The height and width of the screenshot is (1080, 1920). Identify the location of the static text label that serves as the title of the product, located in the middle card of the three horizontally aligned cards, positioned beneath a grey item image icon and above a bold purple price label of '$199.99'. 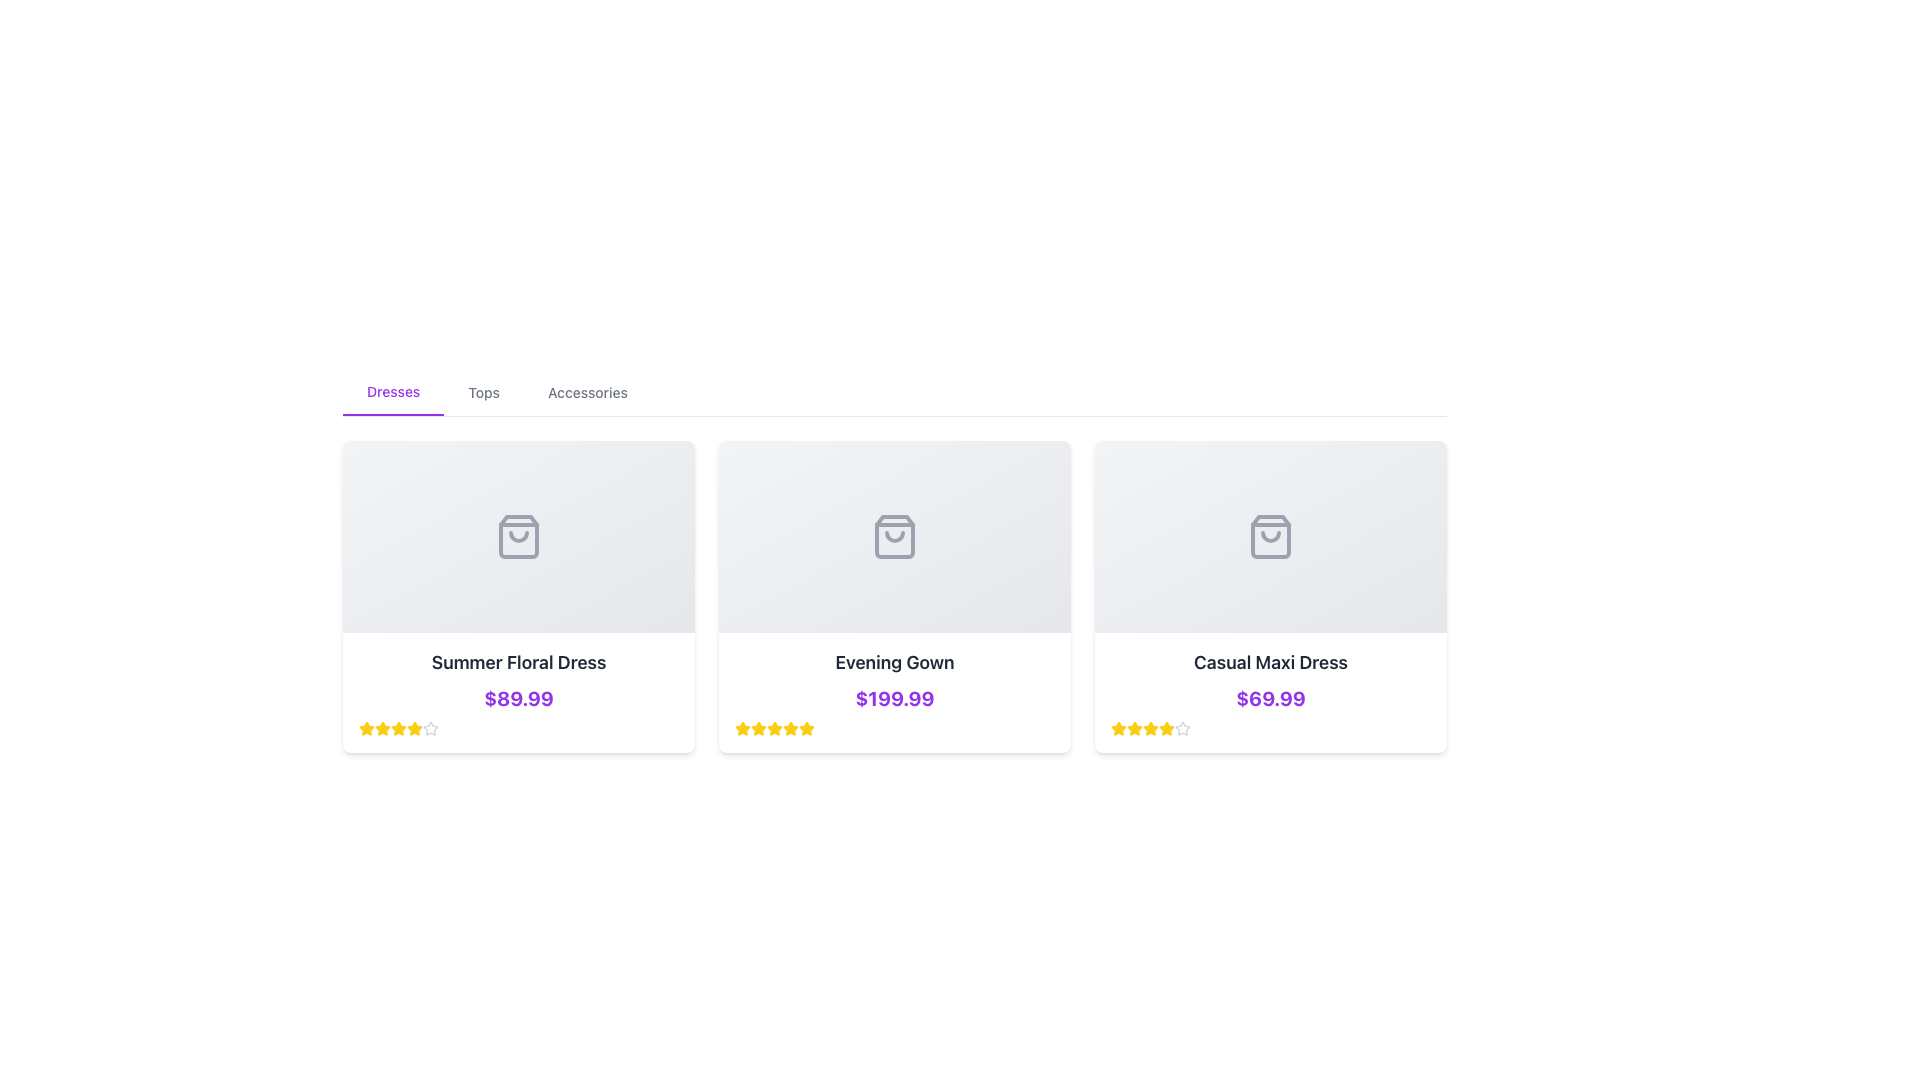
(893, 663).